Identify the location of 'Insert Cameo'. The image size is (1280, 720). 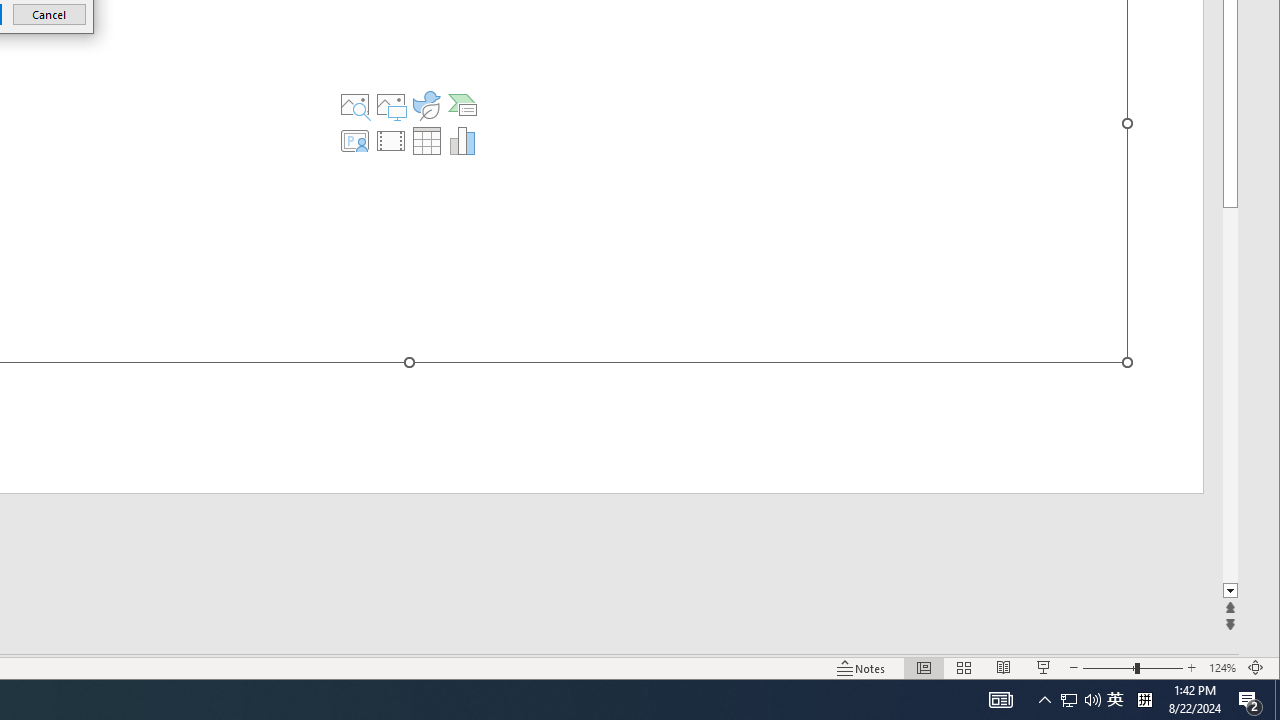
(355, 140).